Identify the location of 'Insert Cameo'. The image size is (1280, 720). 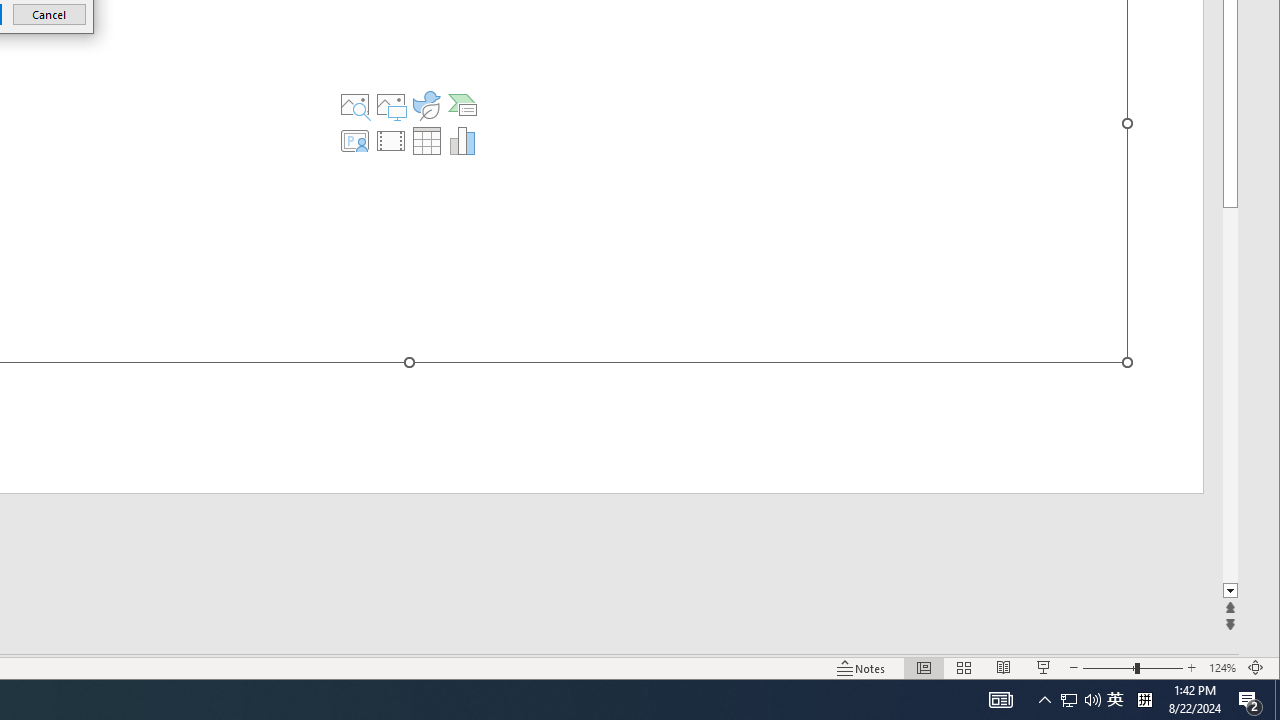
(355, 140).